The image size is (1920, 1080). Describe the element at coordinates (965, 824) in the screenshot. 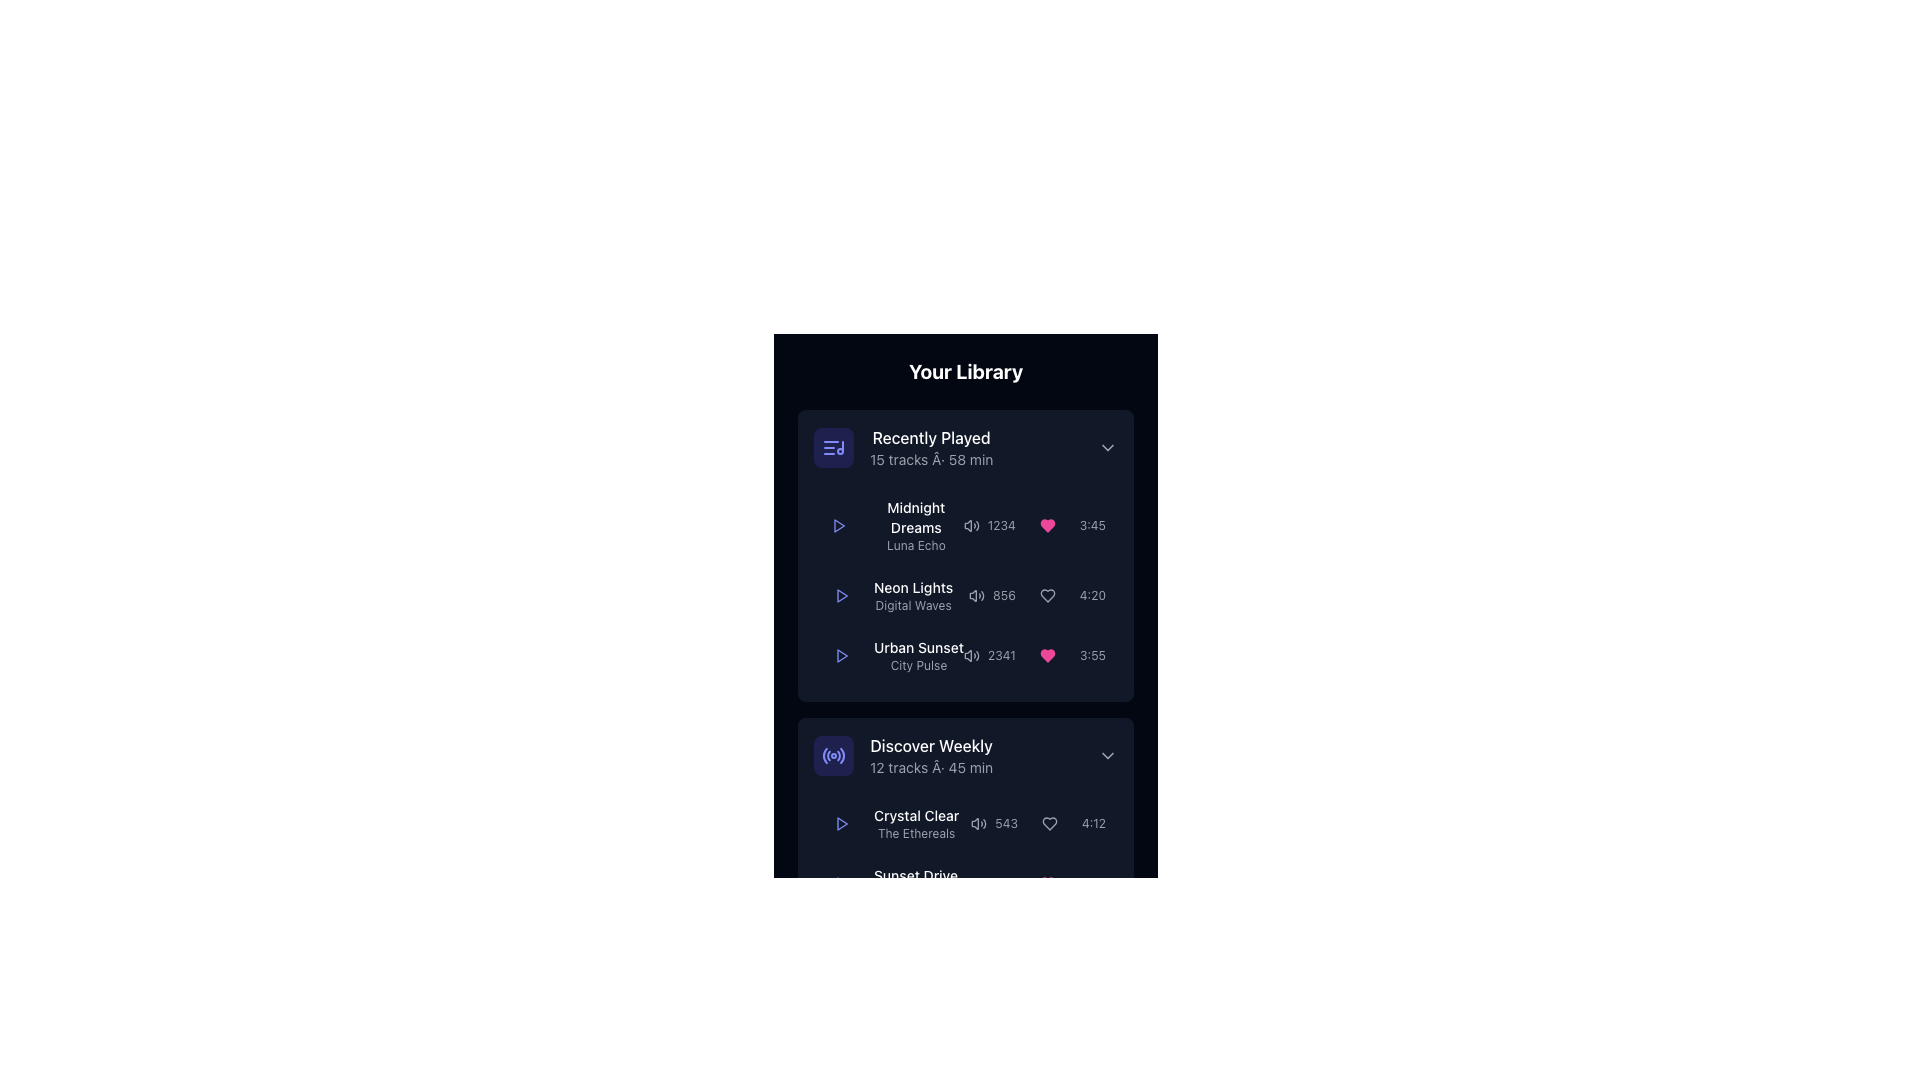

I see `the play button of the music track 'Crystal Clear' in the 'Discover Weekly' playlist` at that location.